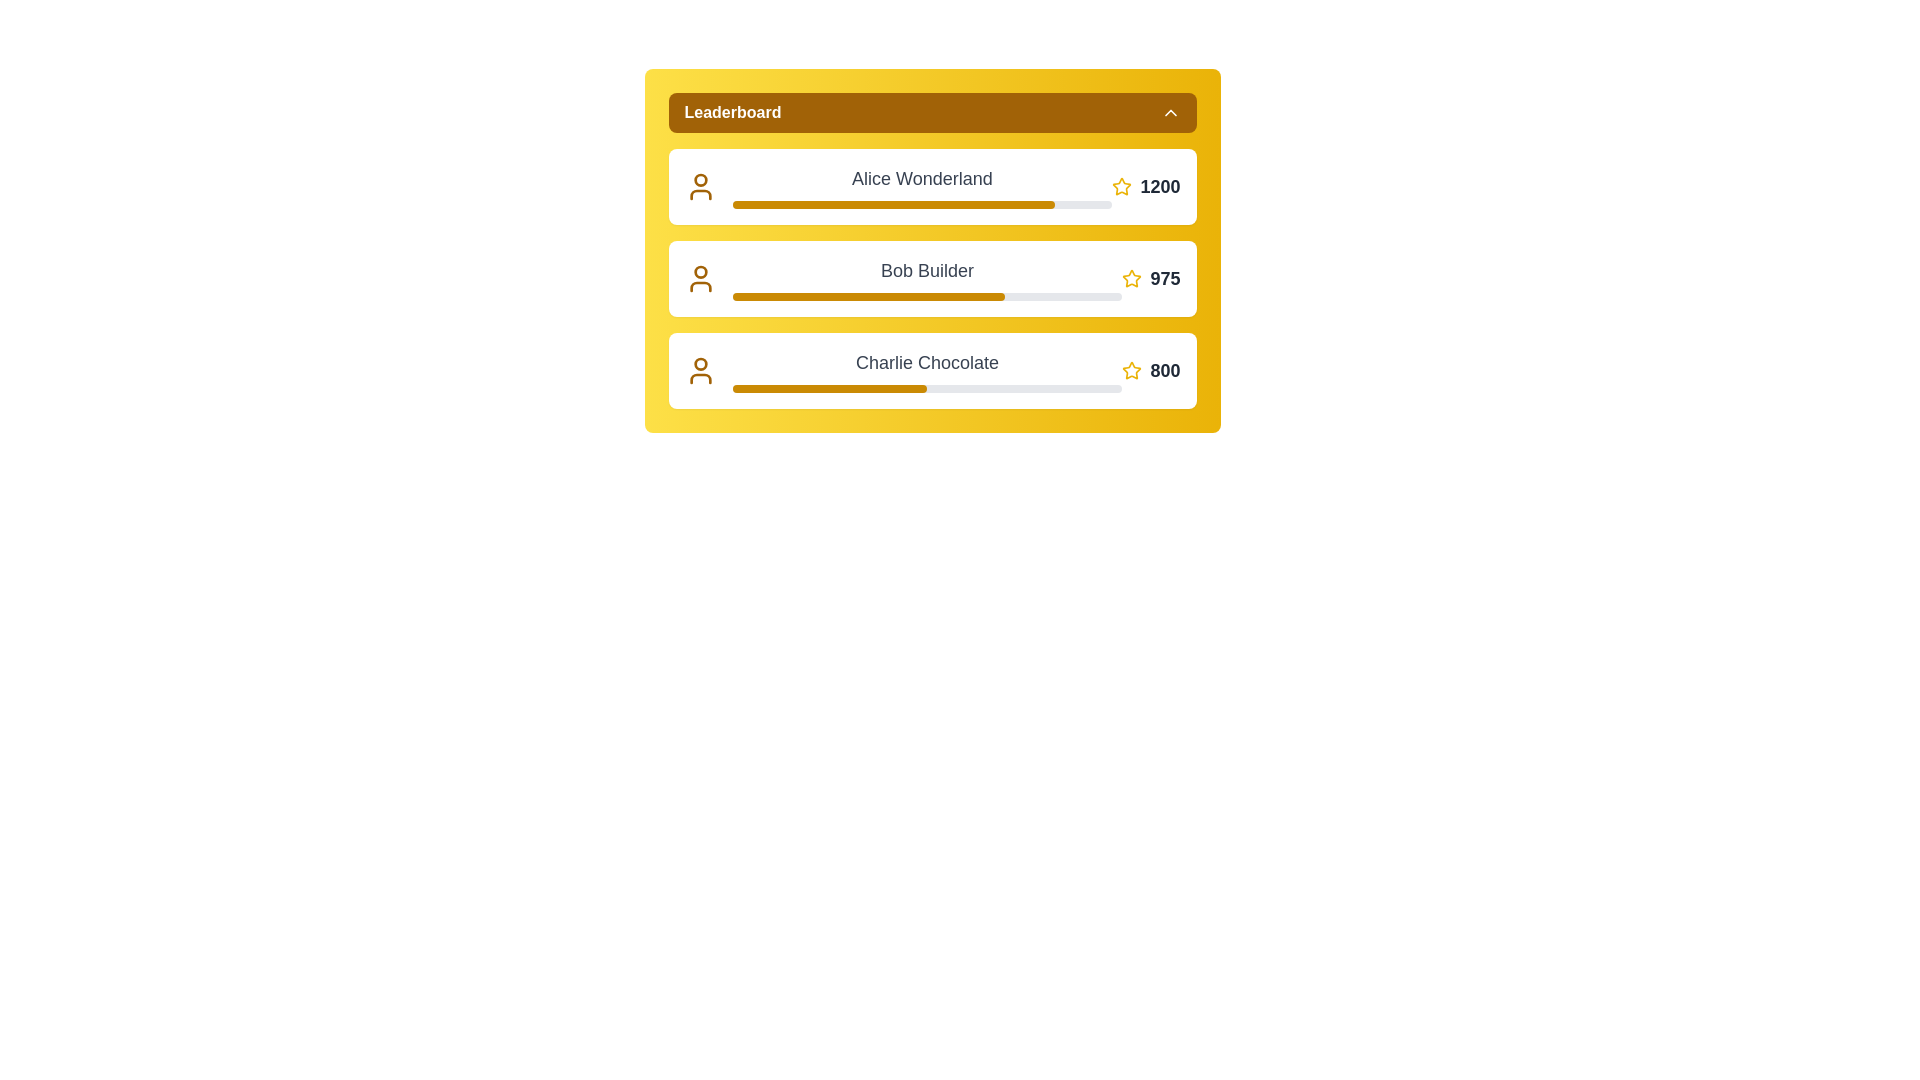 This screenshot has height=1080, width=1920. I want to click on the first star icon indicating special status for user 'Alice Wonderland' to get details on its significance, so click(1122, 186).